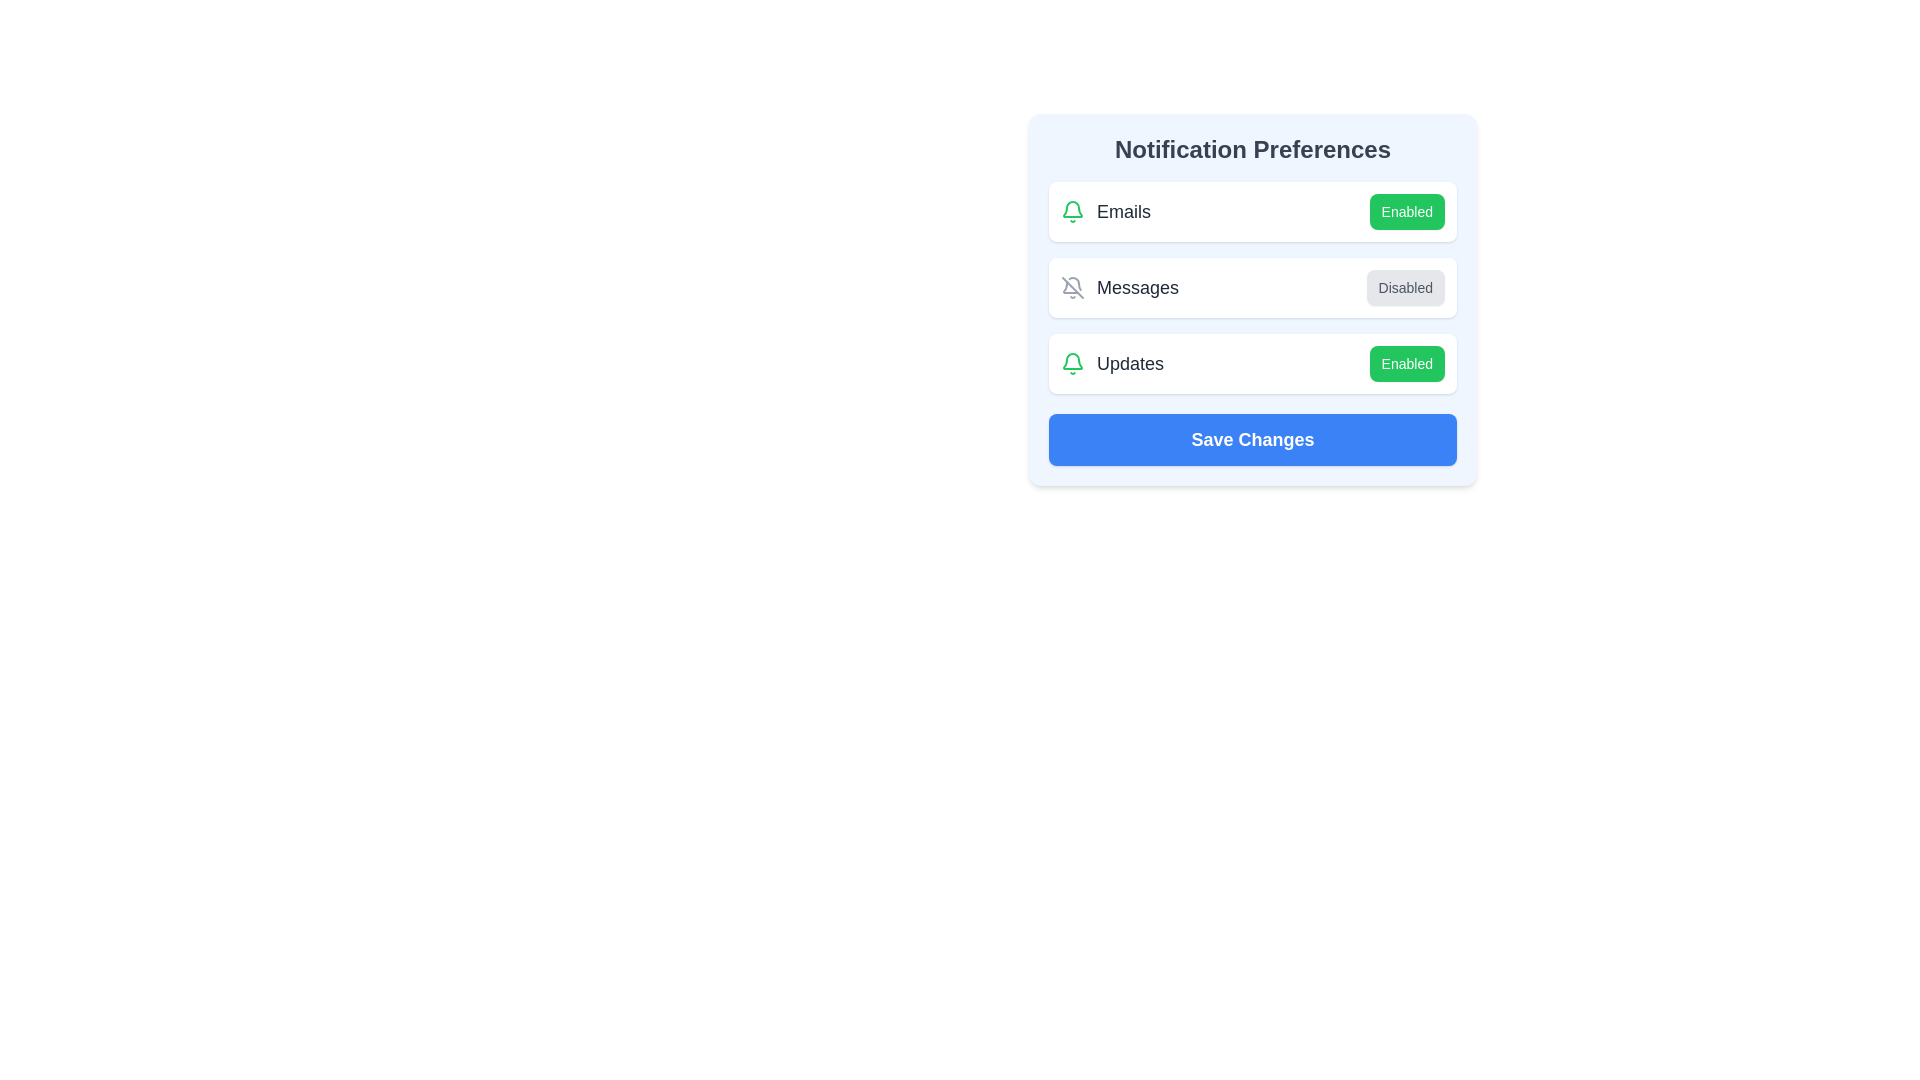 The image size is (1920, 1080). I want to click on the 'Disabled' button for 'Messages' to toggle its notification preference, so click(1404, 288).